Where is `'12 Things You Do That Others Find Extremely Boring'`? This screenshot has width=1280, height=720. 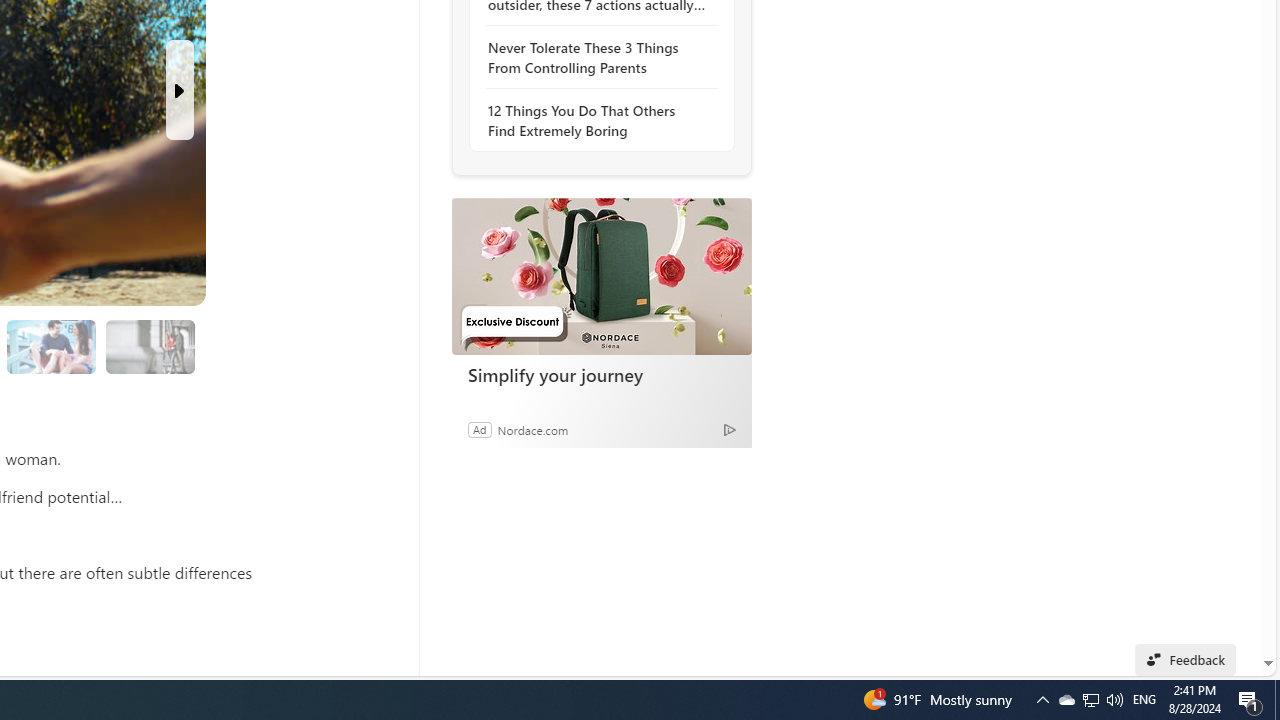 '12 Things You Do That Others Find Extremely Boring' is located at coordinates (595, 120).